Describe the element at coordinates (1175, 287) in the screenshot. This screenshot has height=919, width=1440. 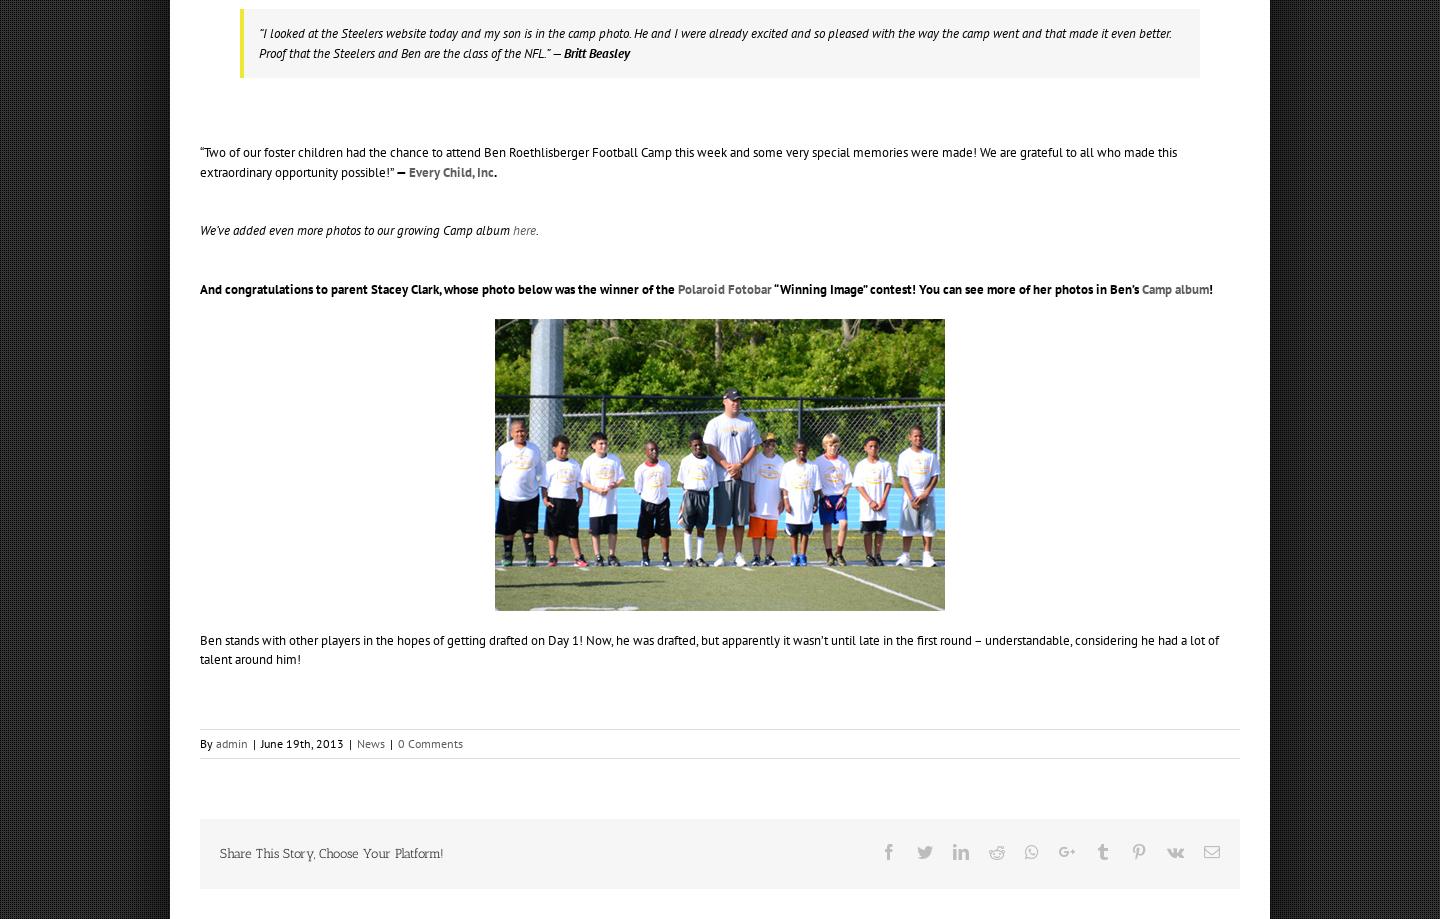
I see `'Camp album'` at that location.